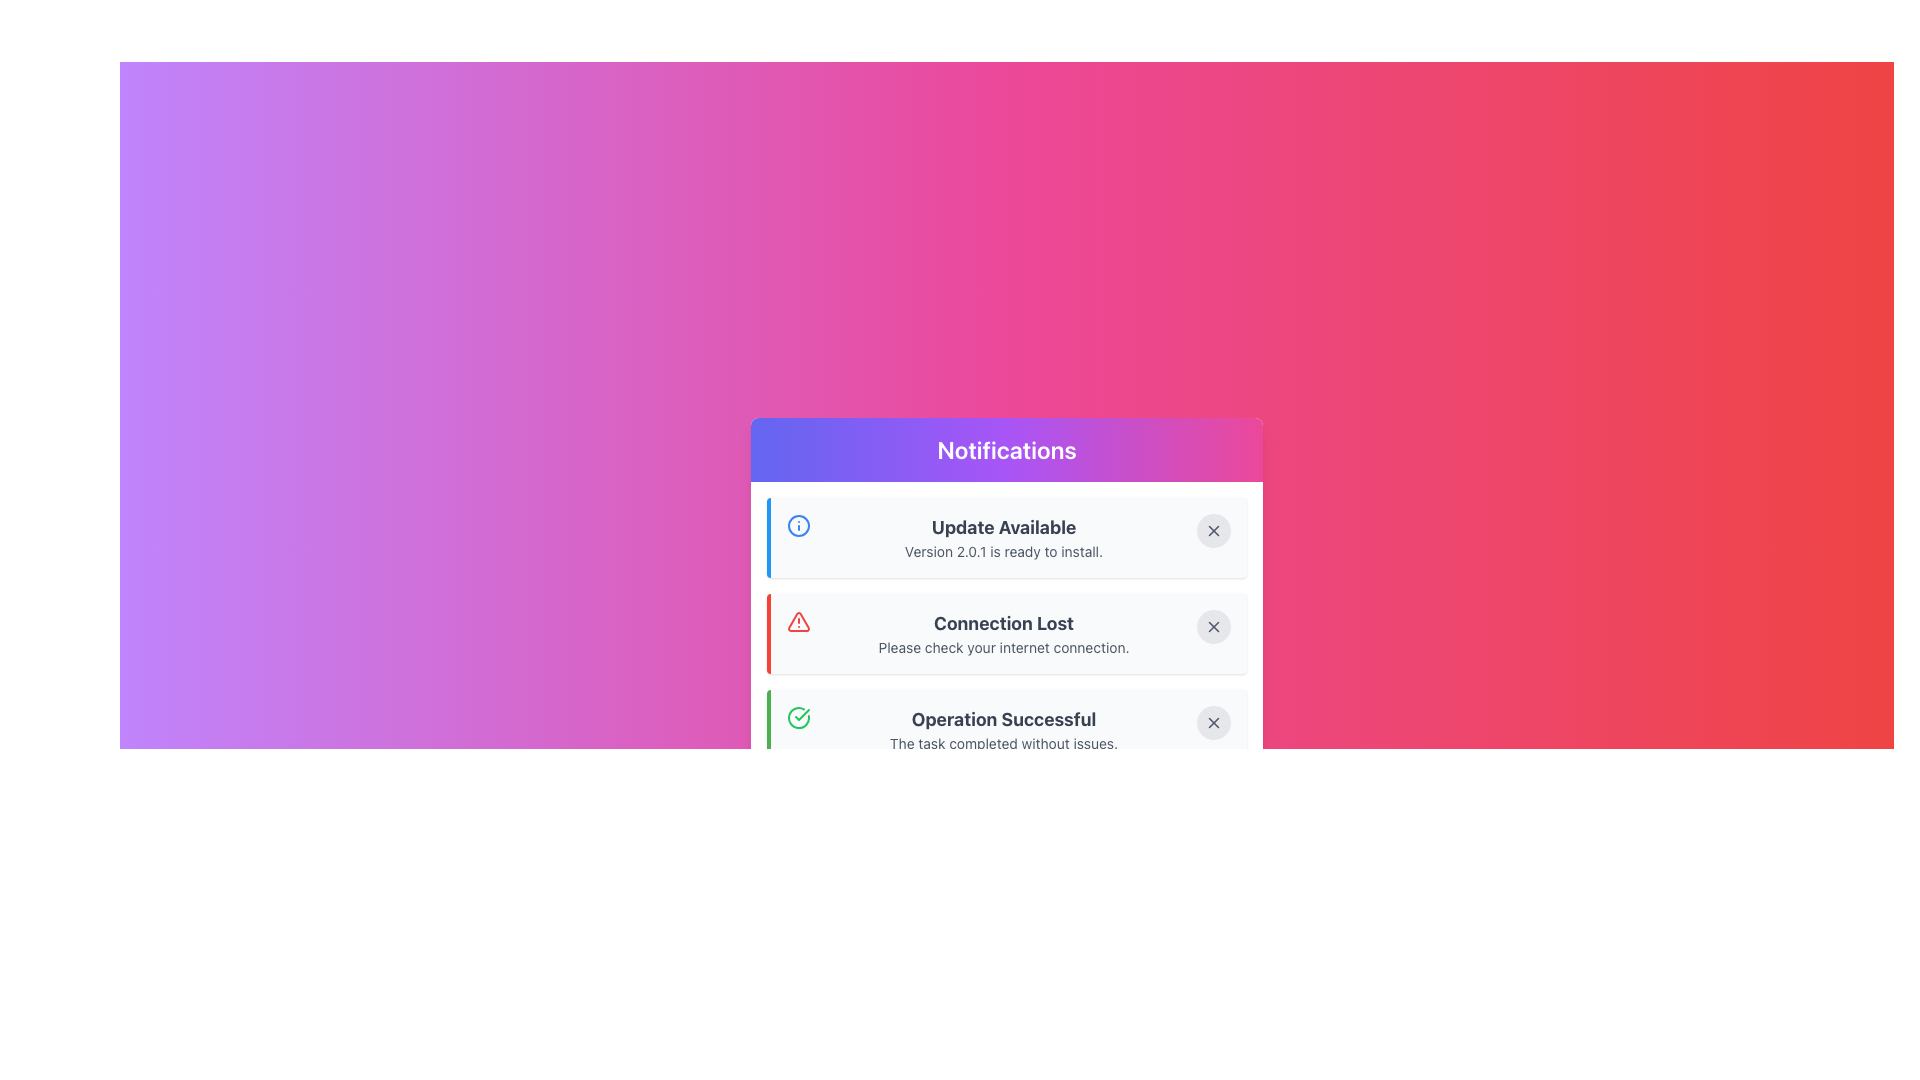 The height and width of the screenshot is (1080, 1920). I want to click on the 'Update Available' label in the notifications section of the first notification card, which displays the message in bold gray font, so click(1003, 527).